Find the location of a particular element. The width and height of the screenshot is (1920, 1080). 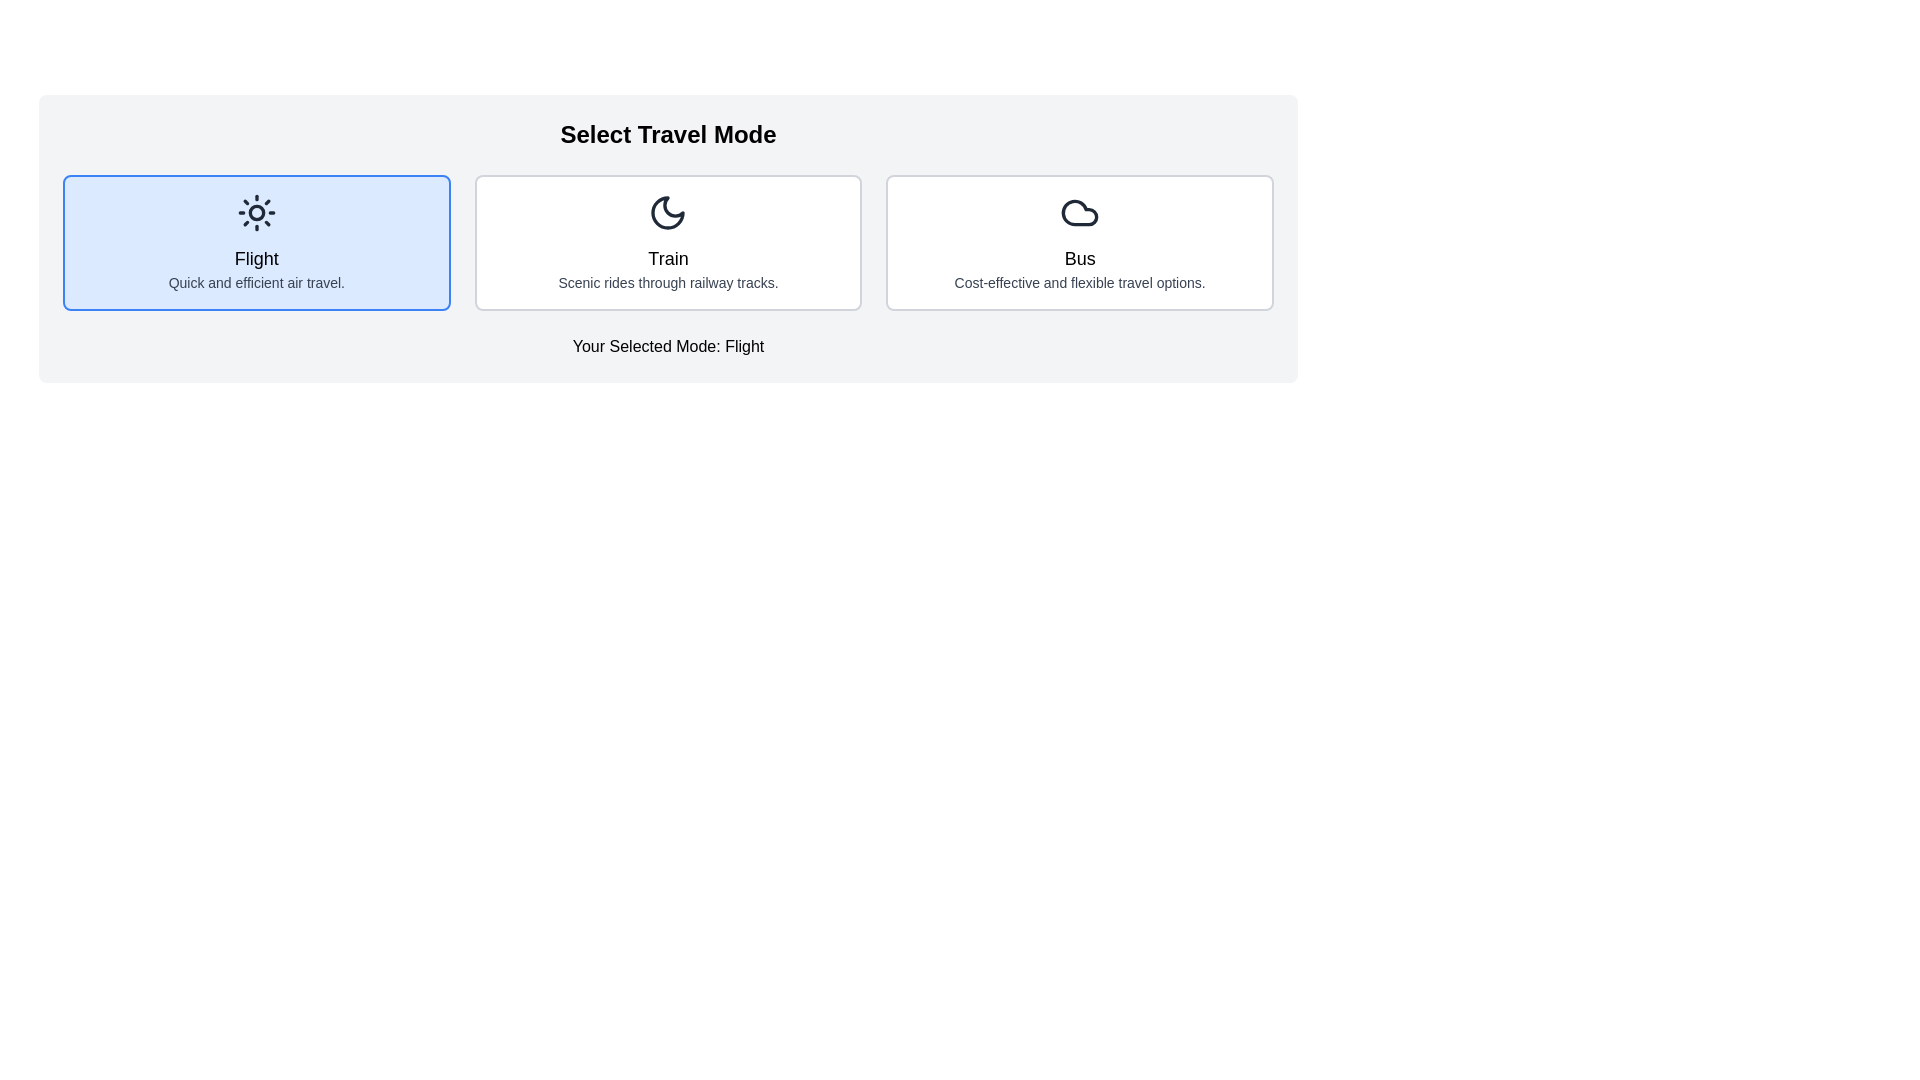

the text display element that shows the word 'Flight', which is part of the label indicating the currently selected travel mode is located at coordinates (741, 345).